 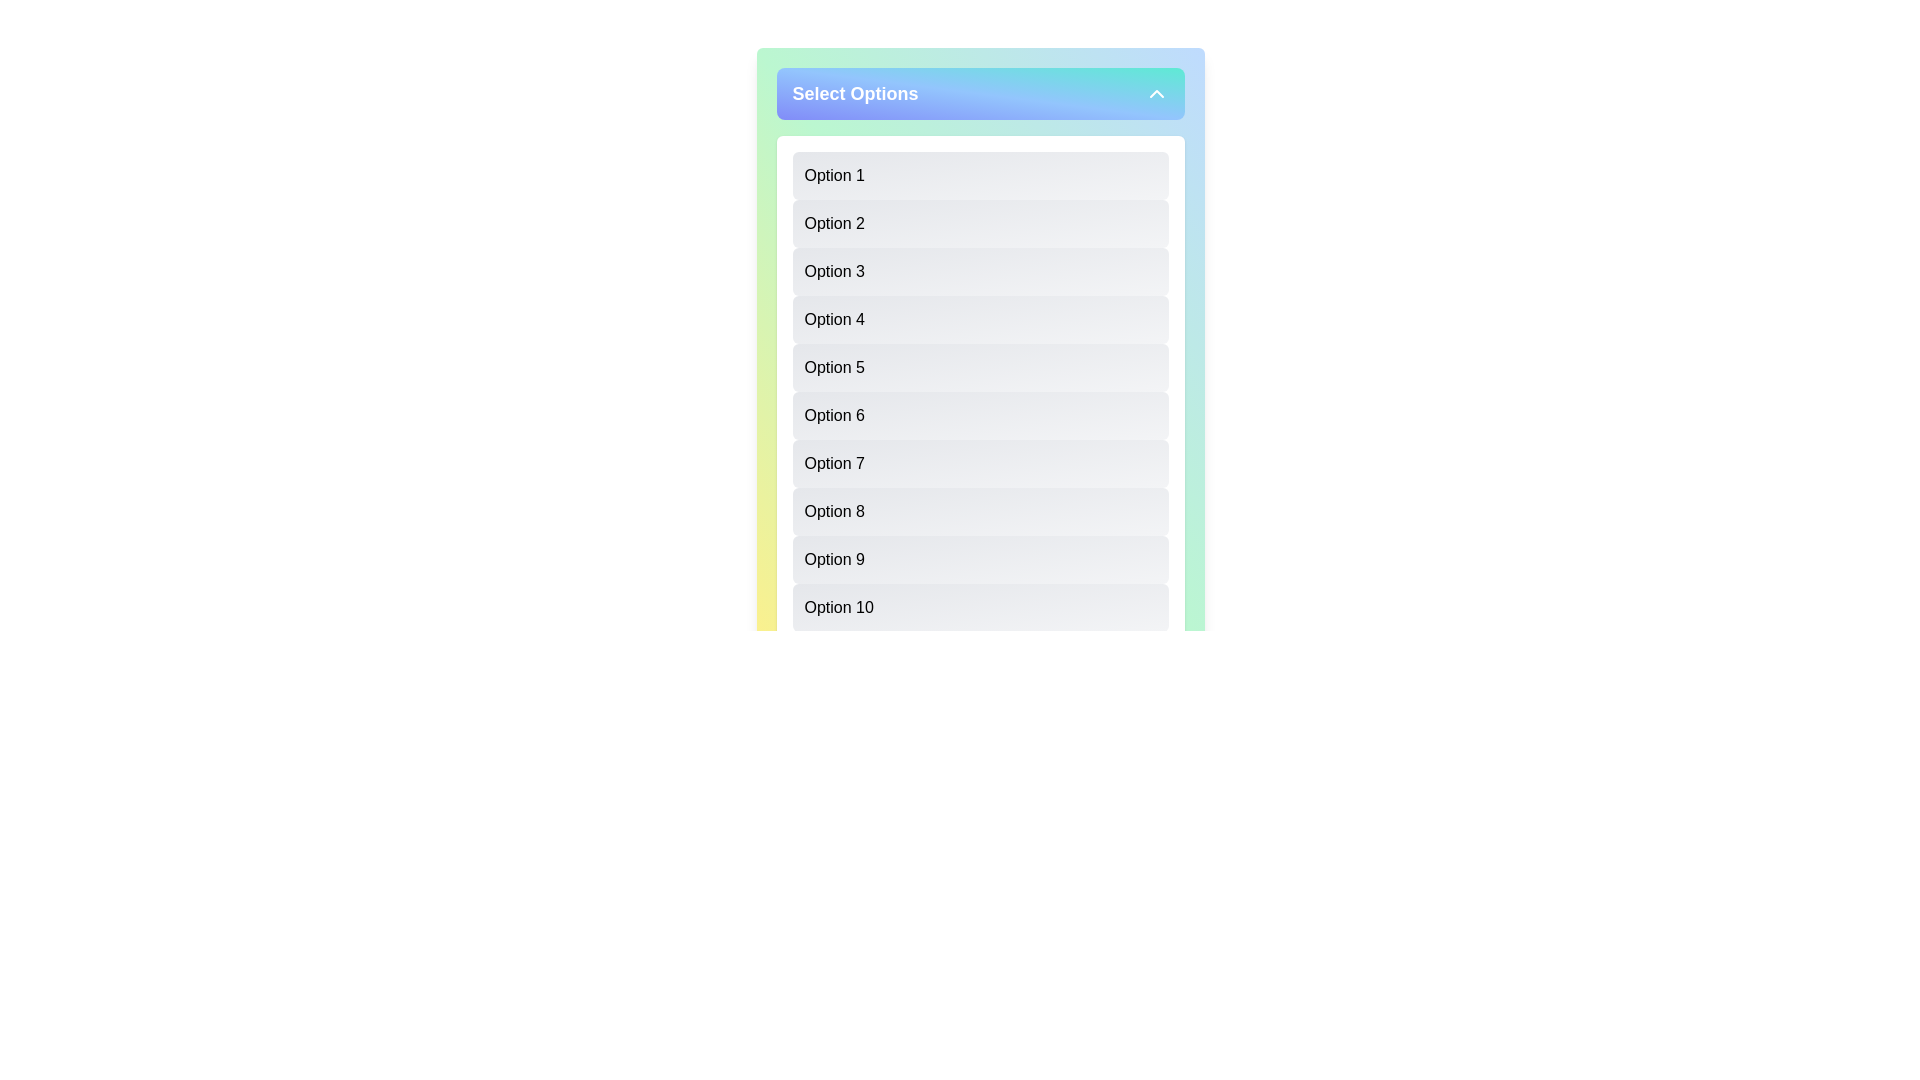 I want to click on the 'Option 3' text label in the dropdown-like interface, which is positioned between 'Option 2' and 'Option 4', so click(x=834, y=272).